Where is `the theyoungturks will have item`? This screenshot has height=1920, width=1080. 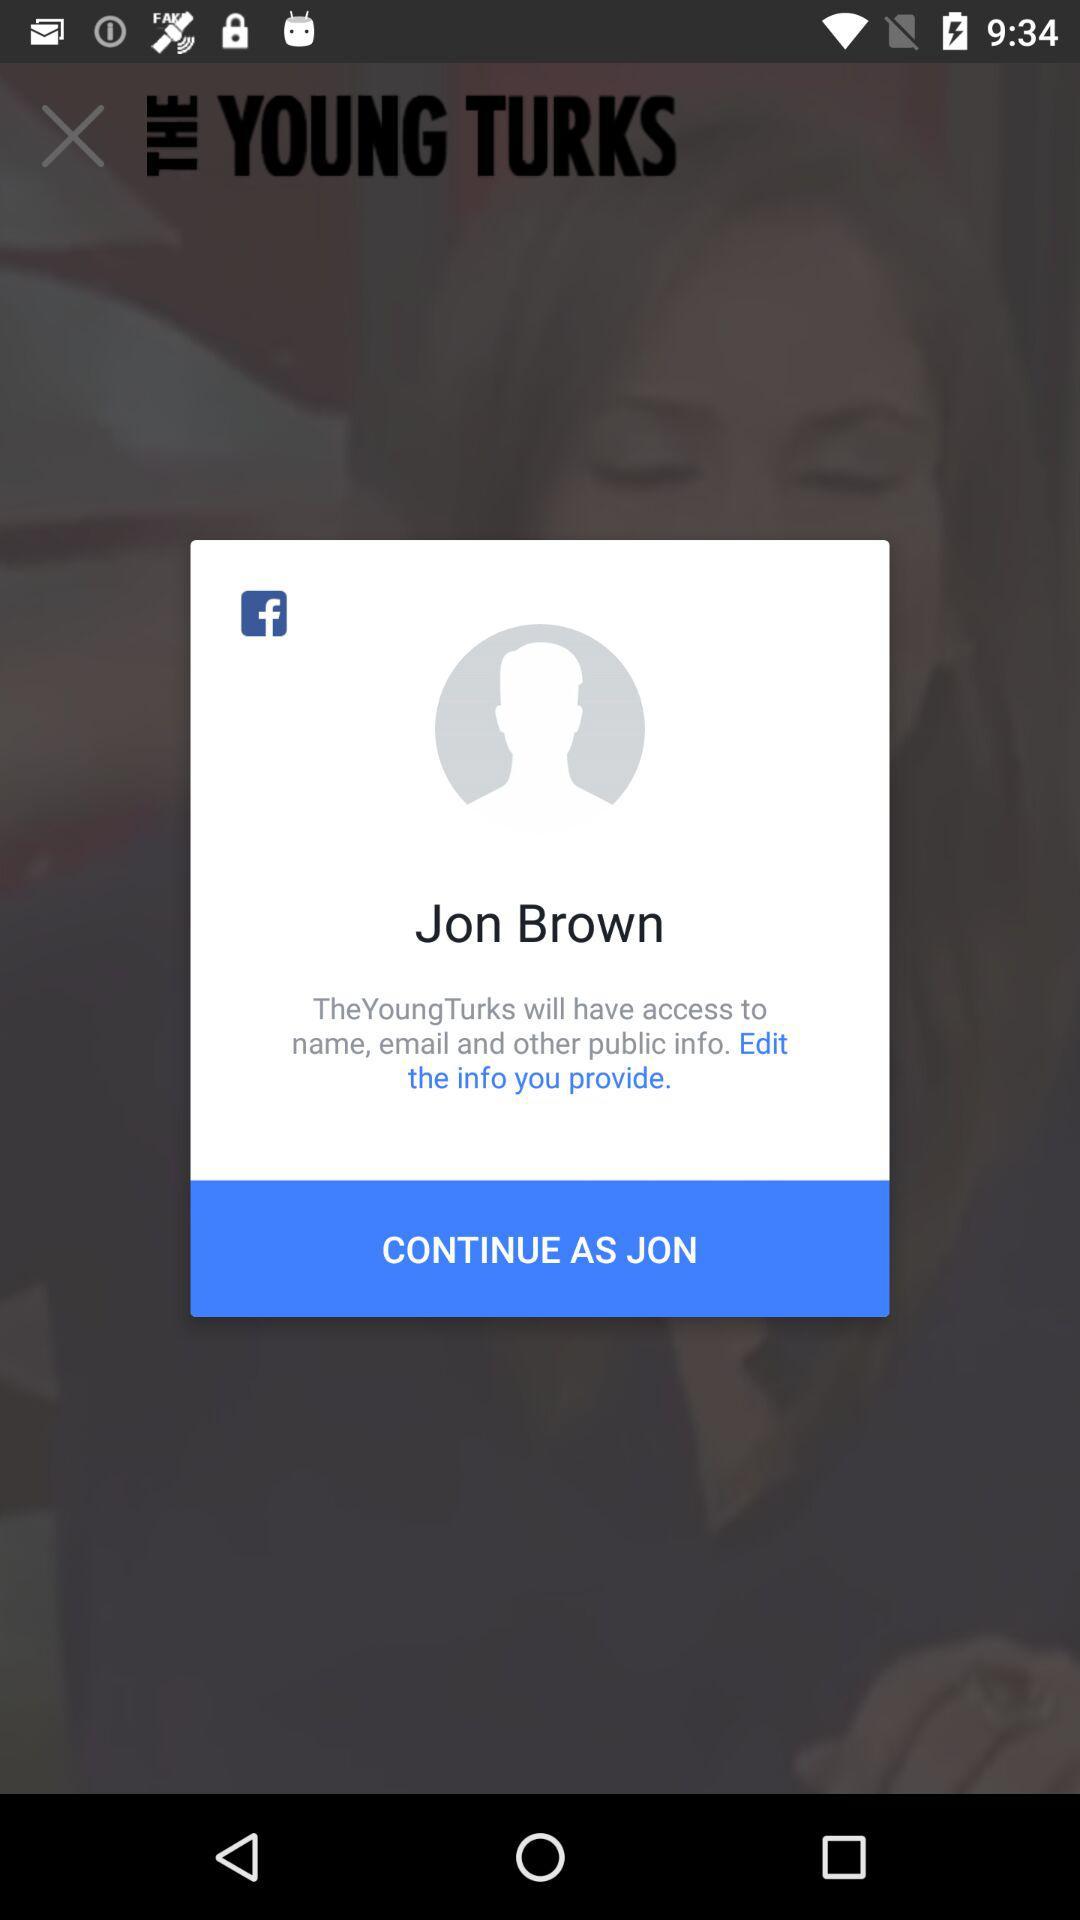 the theyoungturks will have item is located at coordinates (540, 1041).